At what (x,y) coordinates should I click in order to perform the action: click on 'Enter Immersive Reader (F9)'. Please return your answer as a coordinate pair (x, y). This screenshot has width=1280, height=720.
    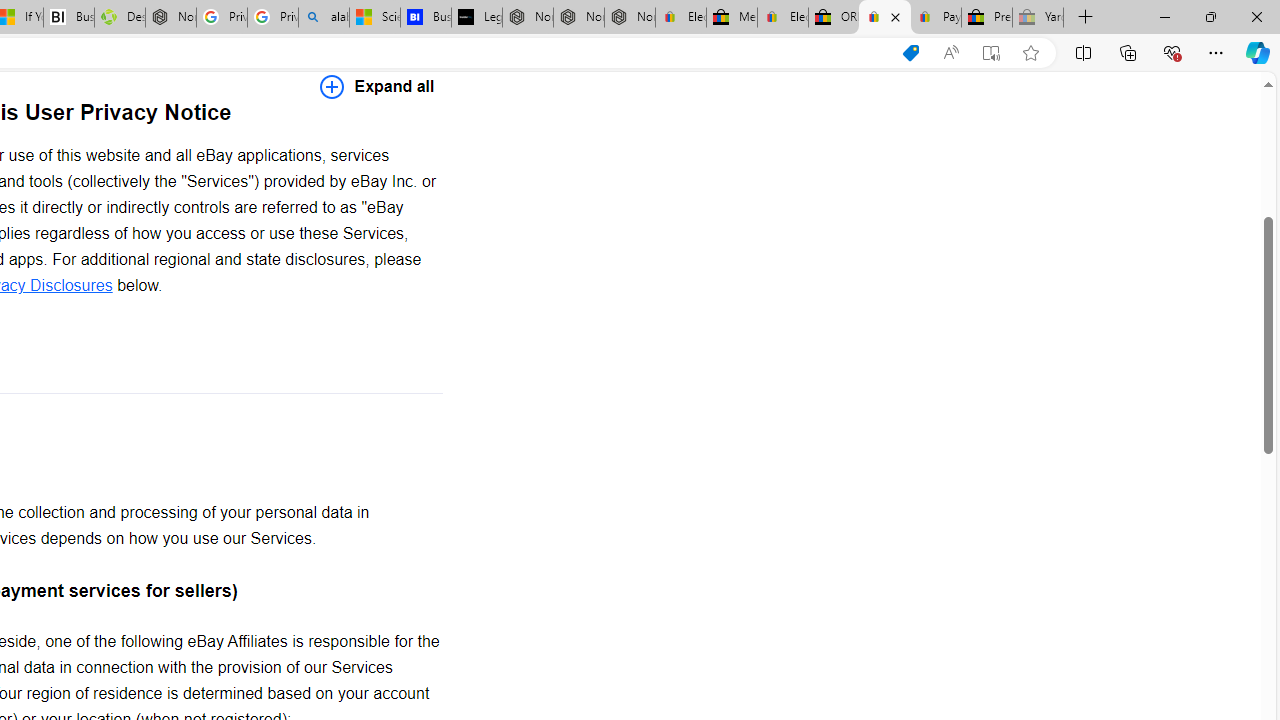
    Looking at the image, I should click on (991, 52).